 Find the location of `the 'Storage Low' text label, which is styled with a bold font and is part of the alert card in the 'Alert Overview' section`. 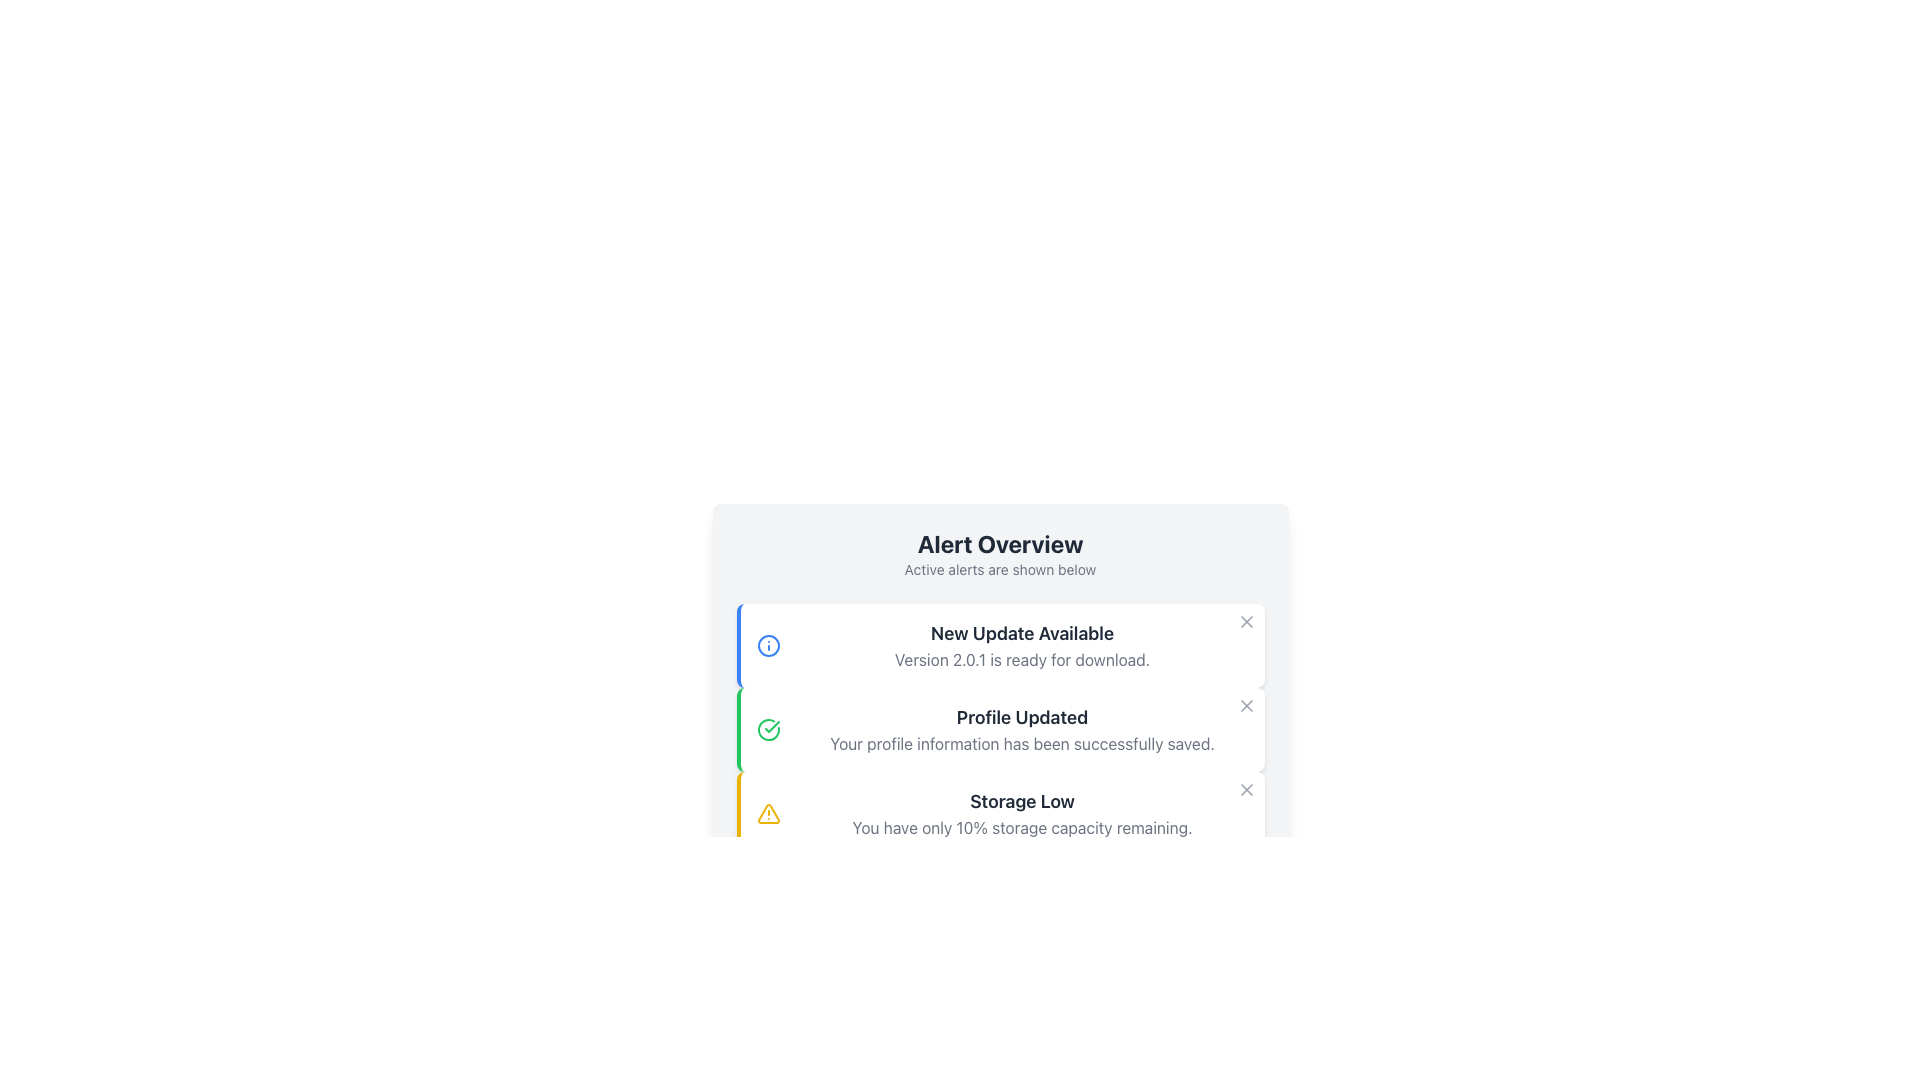

the 'Storage Low' text label, which is styled with a bold font and is part of the alert card in the 'Alert Overview' section is located at coordinates (1022, 801).